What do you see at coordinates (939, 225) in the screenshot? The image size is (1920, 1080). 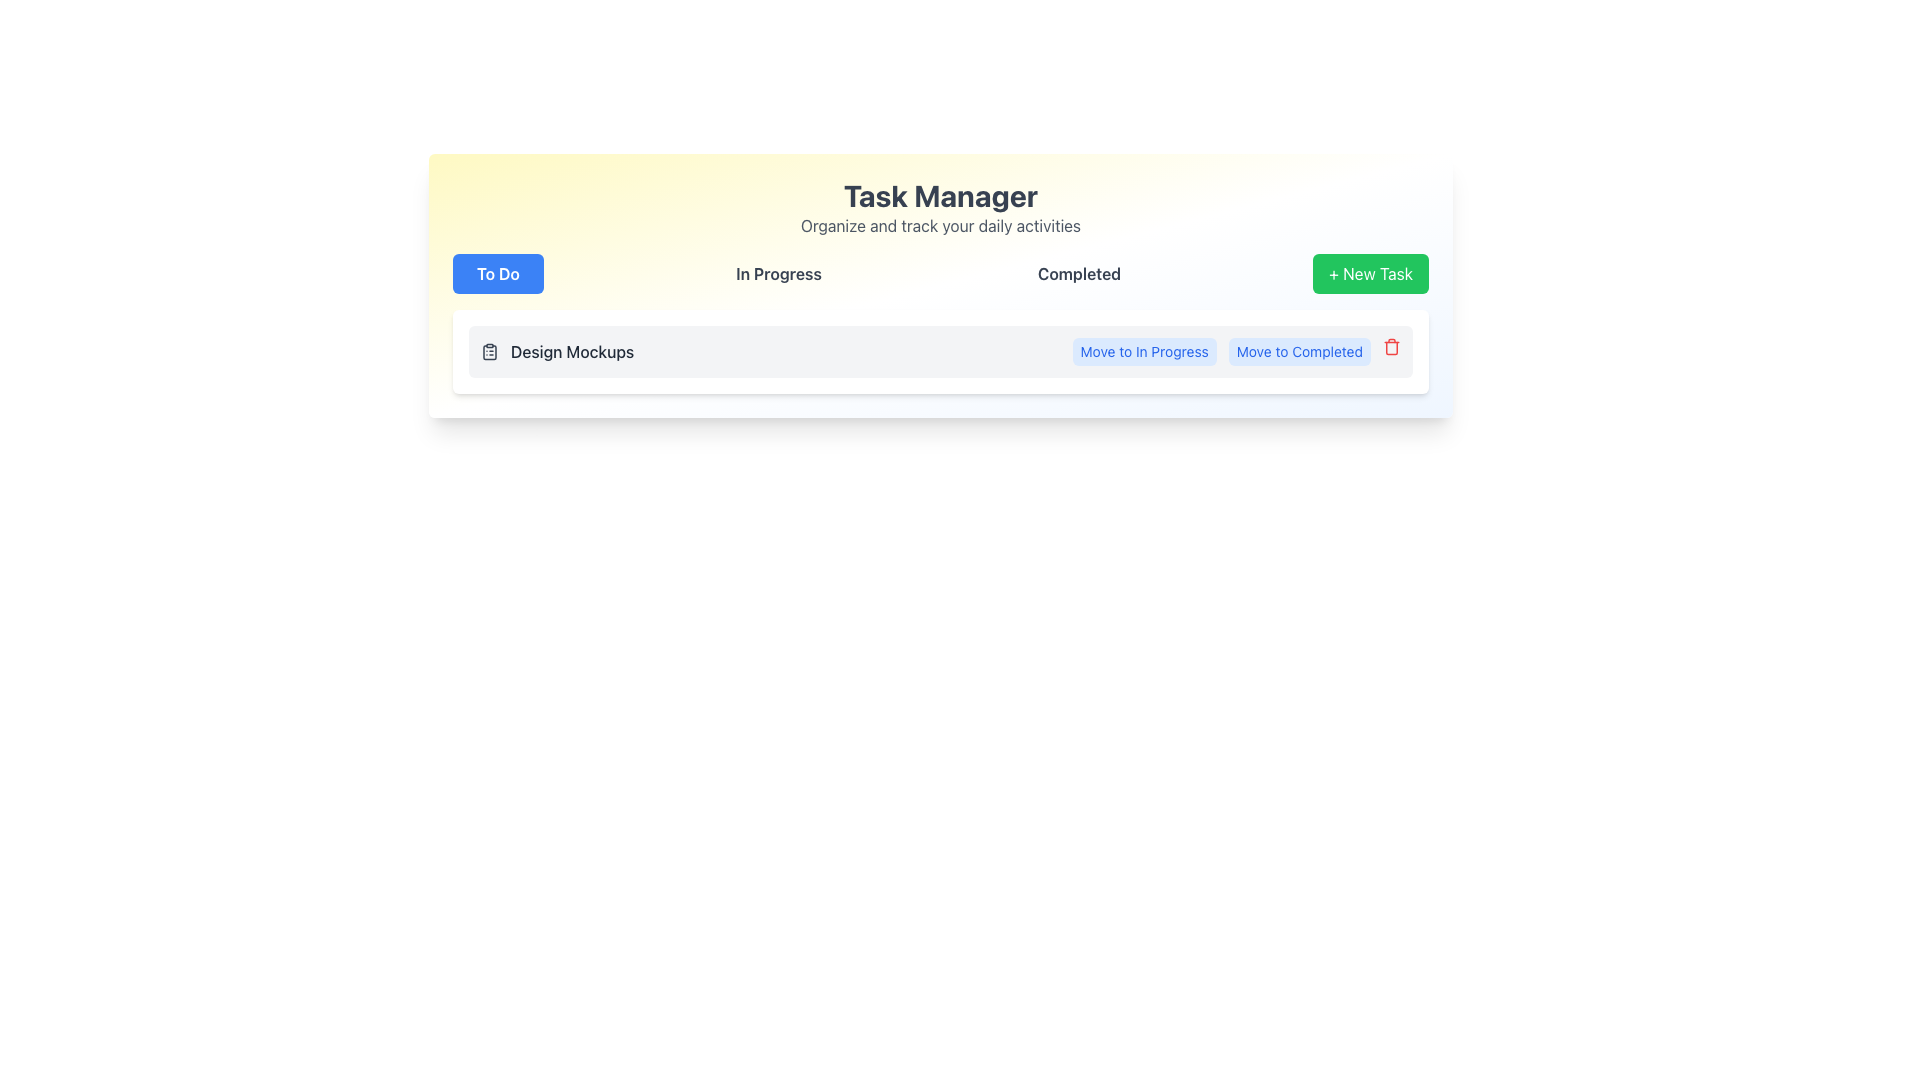 I see `the static text that displays 'Organize and track your daily activities', which is styled in gray below the 'Task Manager' header` at bounding box center [939, 225].